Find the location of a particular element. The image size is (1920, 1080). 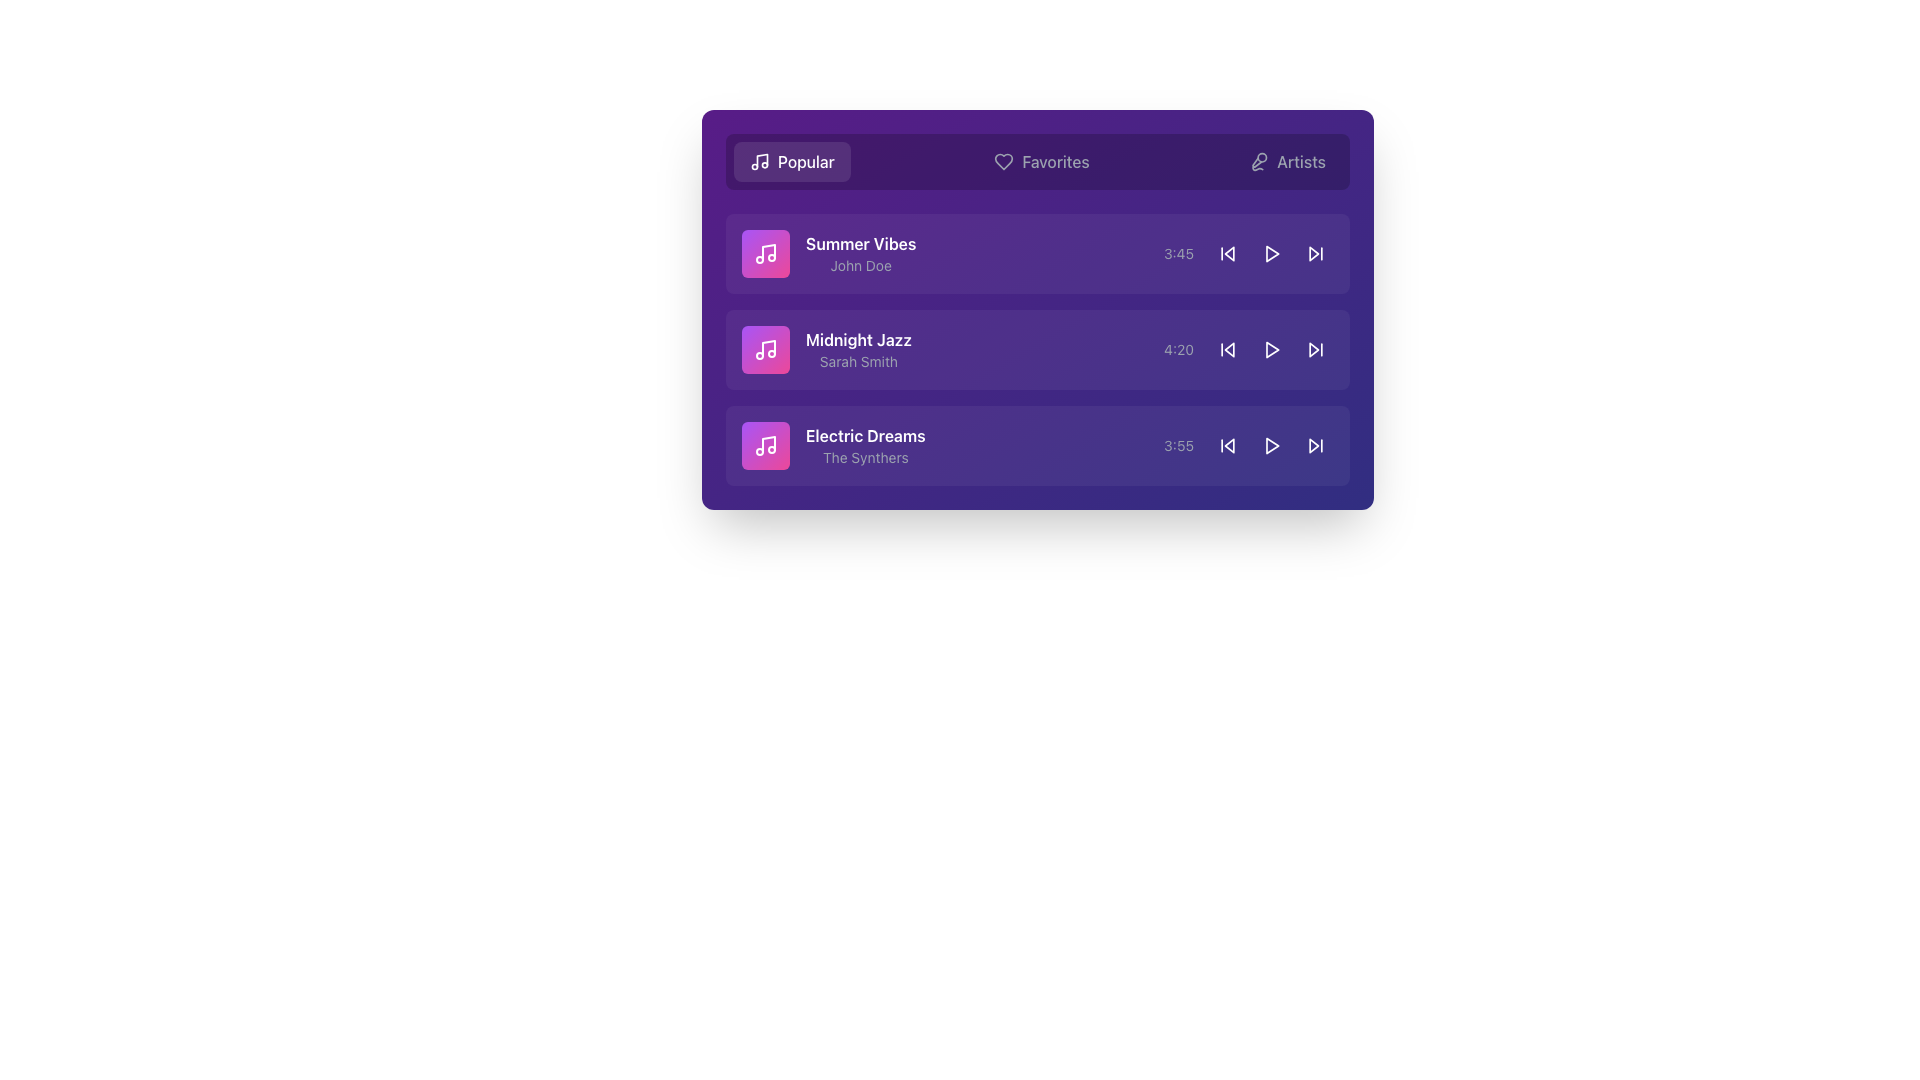

the 'Popular' text display in the navigation bar, which is styled in white color and located next to a music note icon is located at coordinates (806, 161).